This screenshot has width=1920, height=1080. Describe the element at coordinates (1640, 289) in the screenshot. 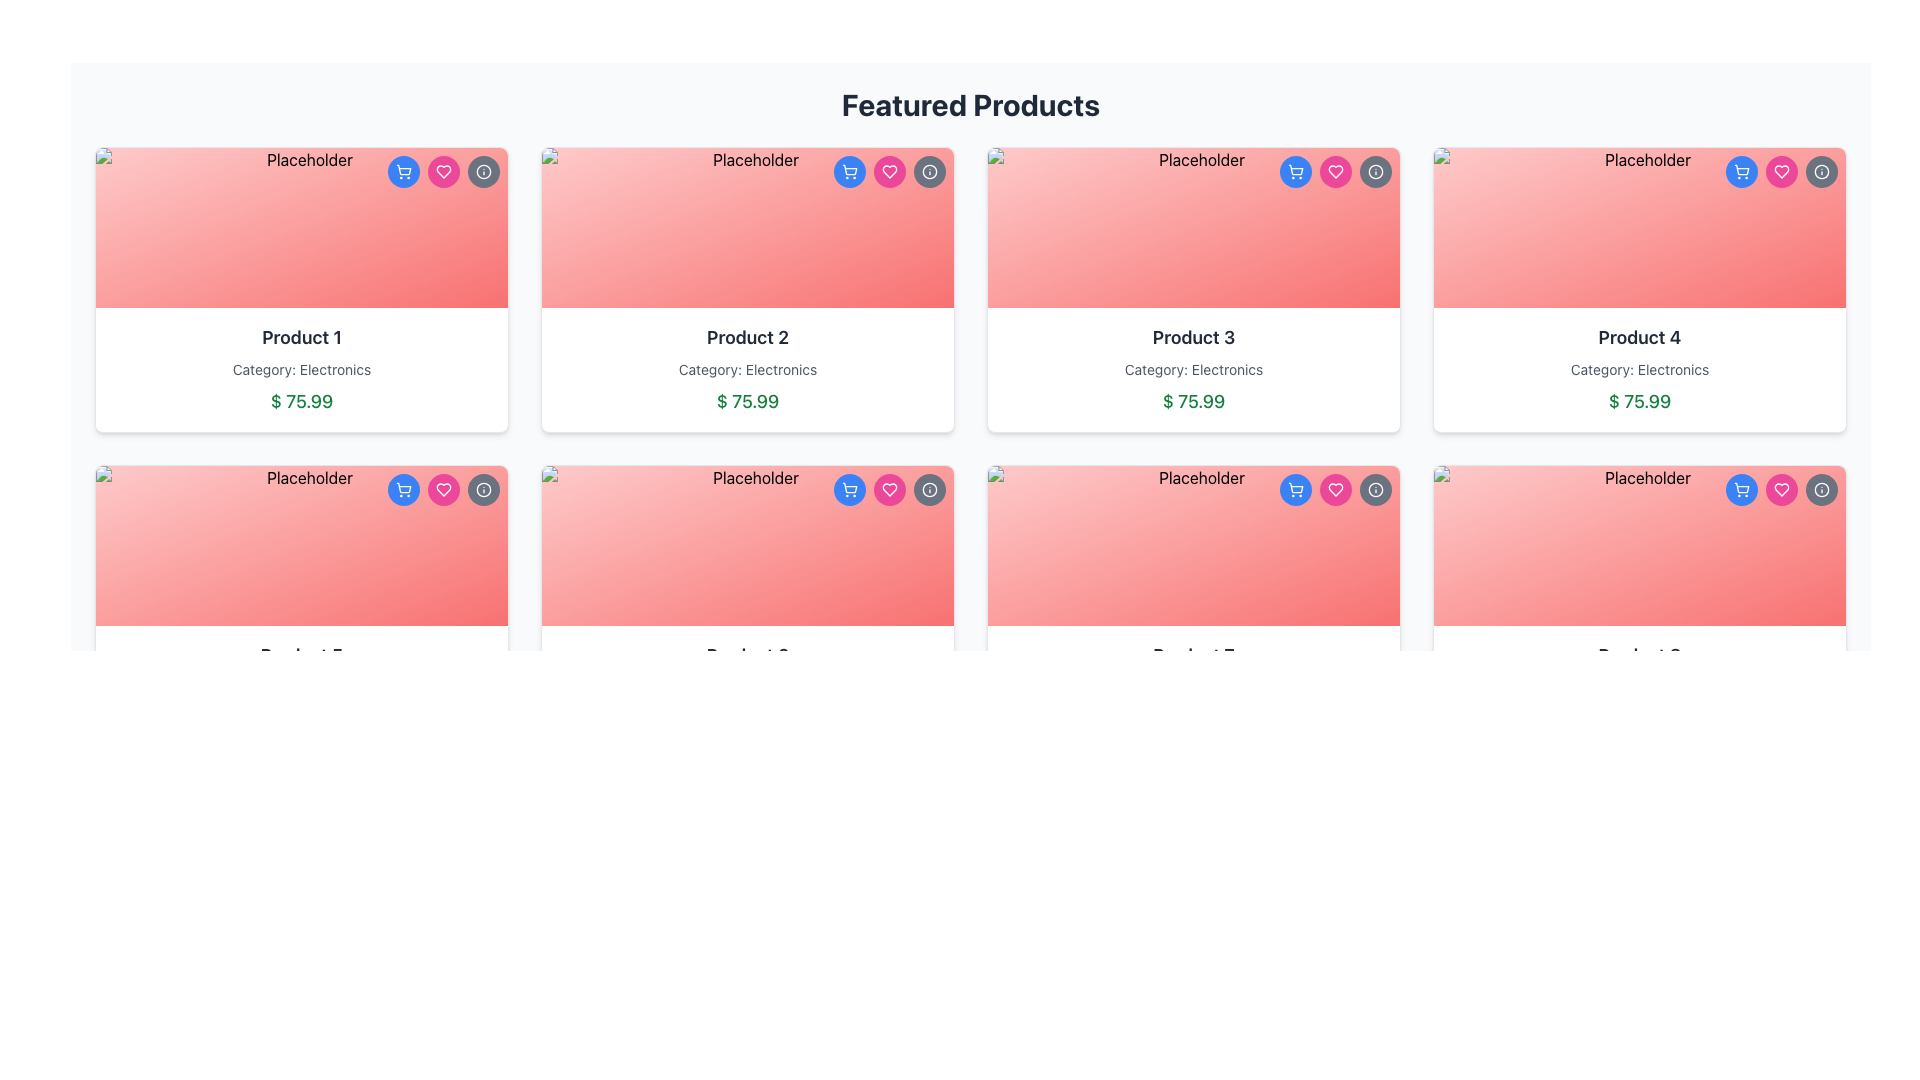

I see `the 'Product 4' card in the first row and fourth column of the product grid` at that location.